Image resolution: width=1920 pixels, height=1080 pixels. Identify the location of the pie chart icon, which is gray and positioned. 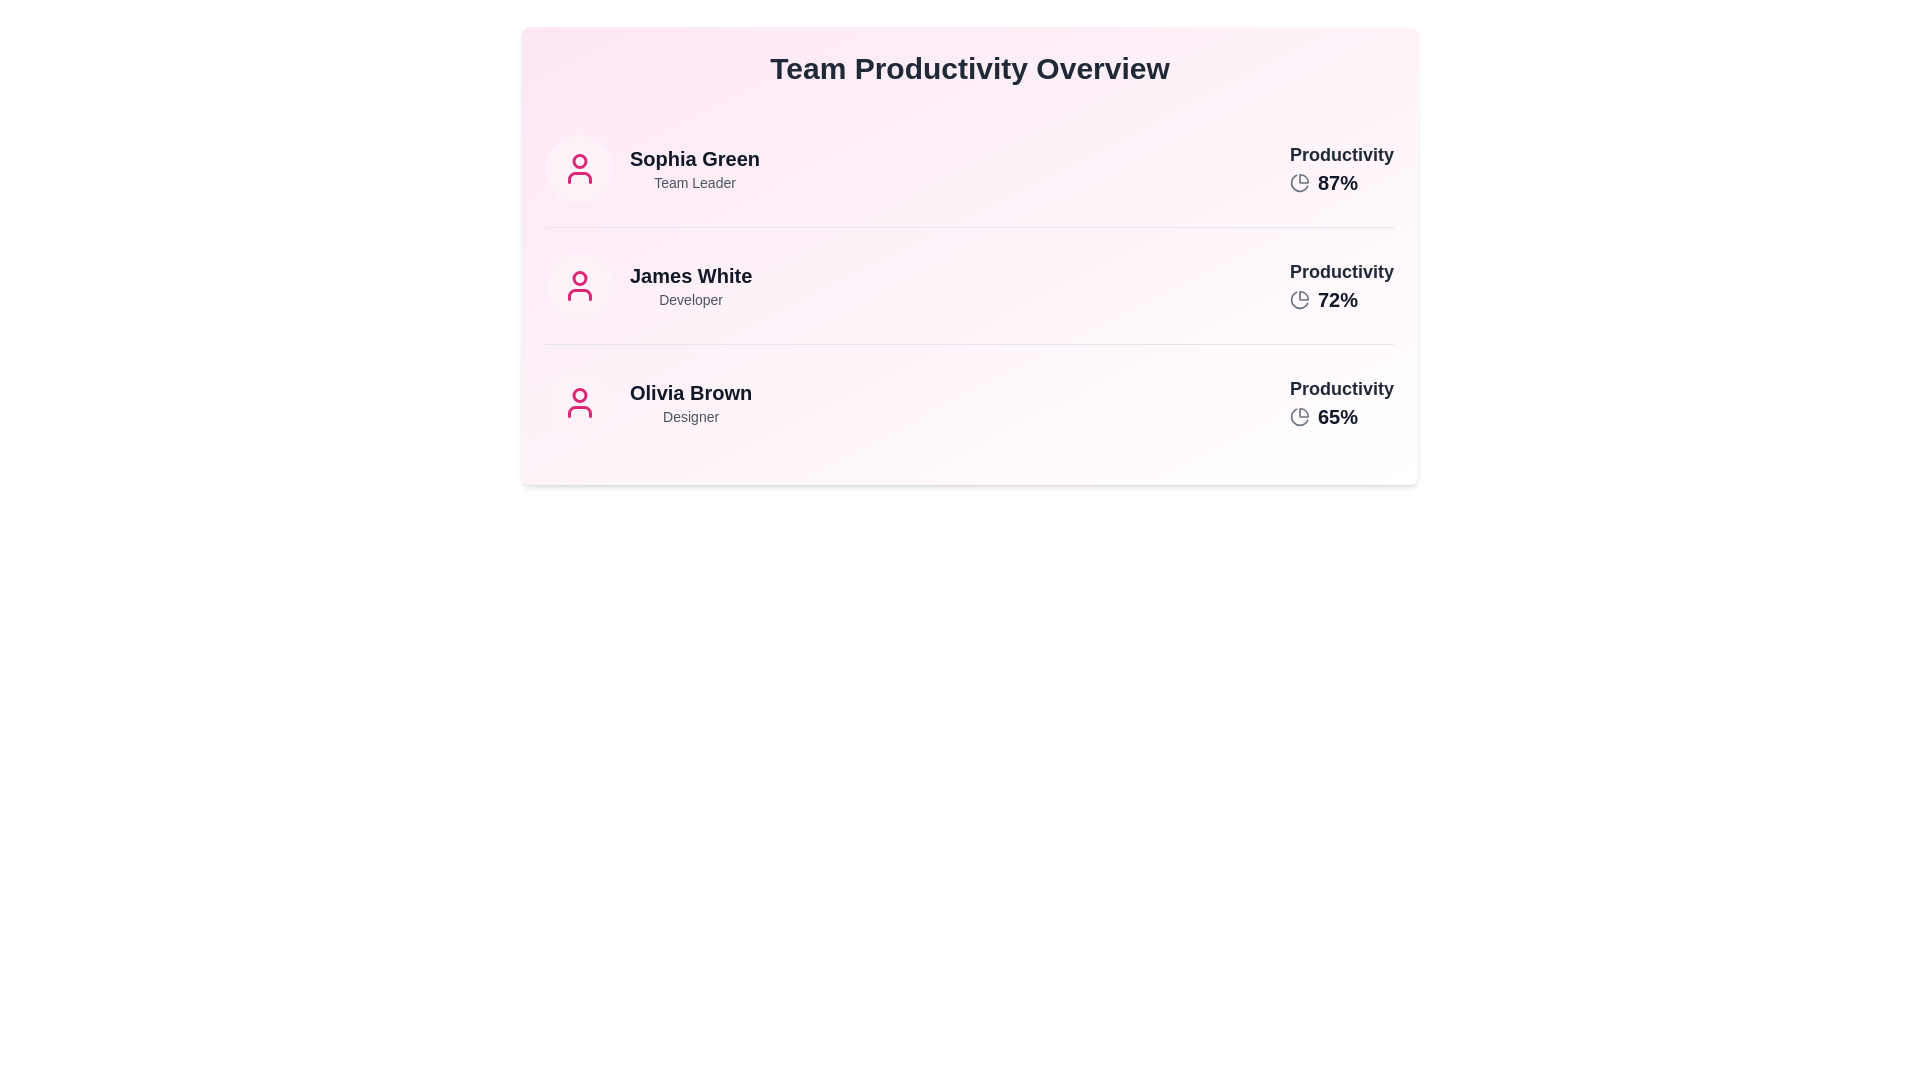
(1300, 182).